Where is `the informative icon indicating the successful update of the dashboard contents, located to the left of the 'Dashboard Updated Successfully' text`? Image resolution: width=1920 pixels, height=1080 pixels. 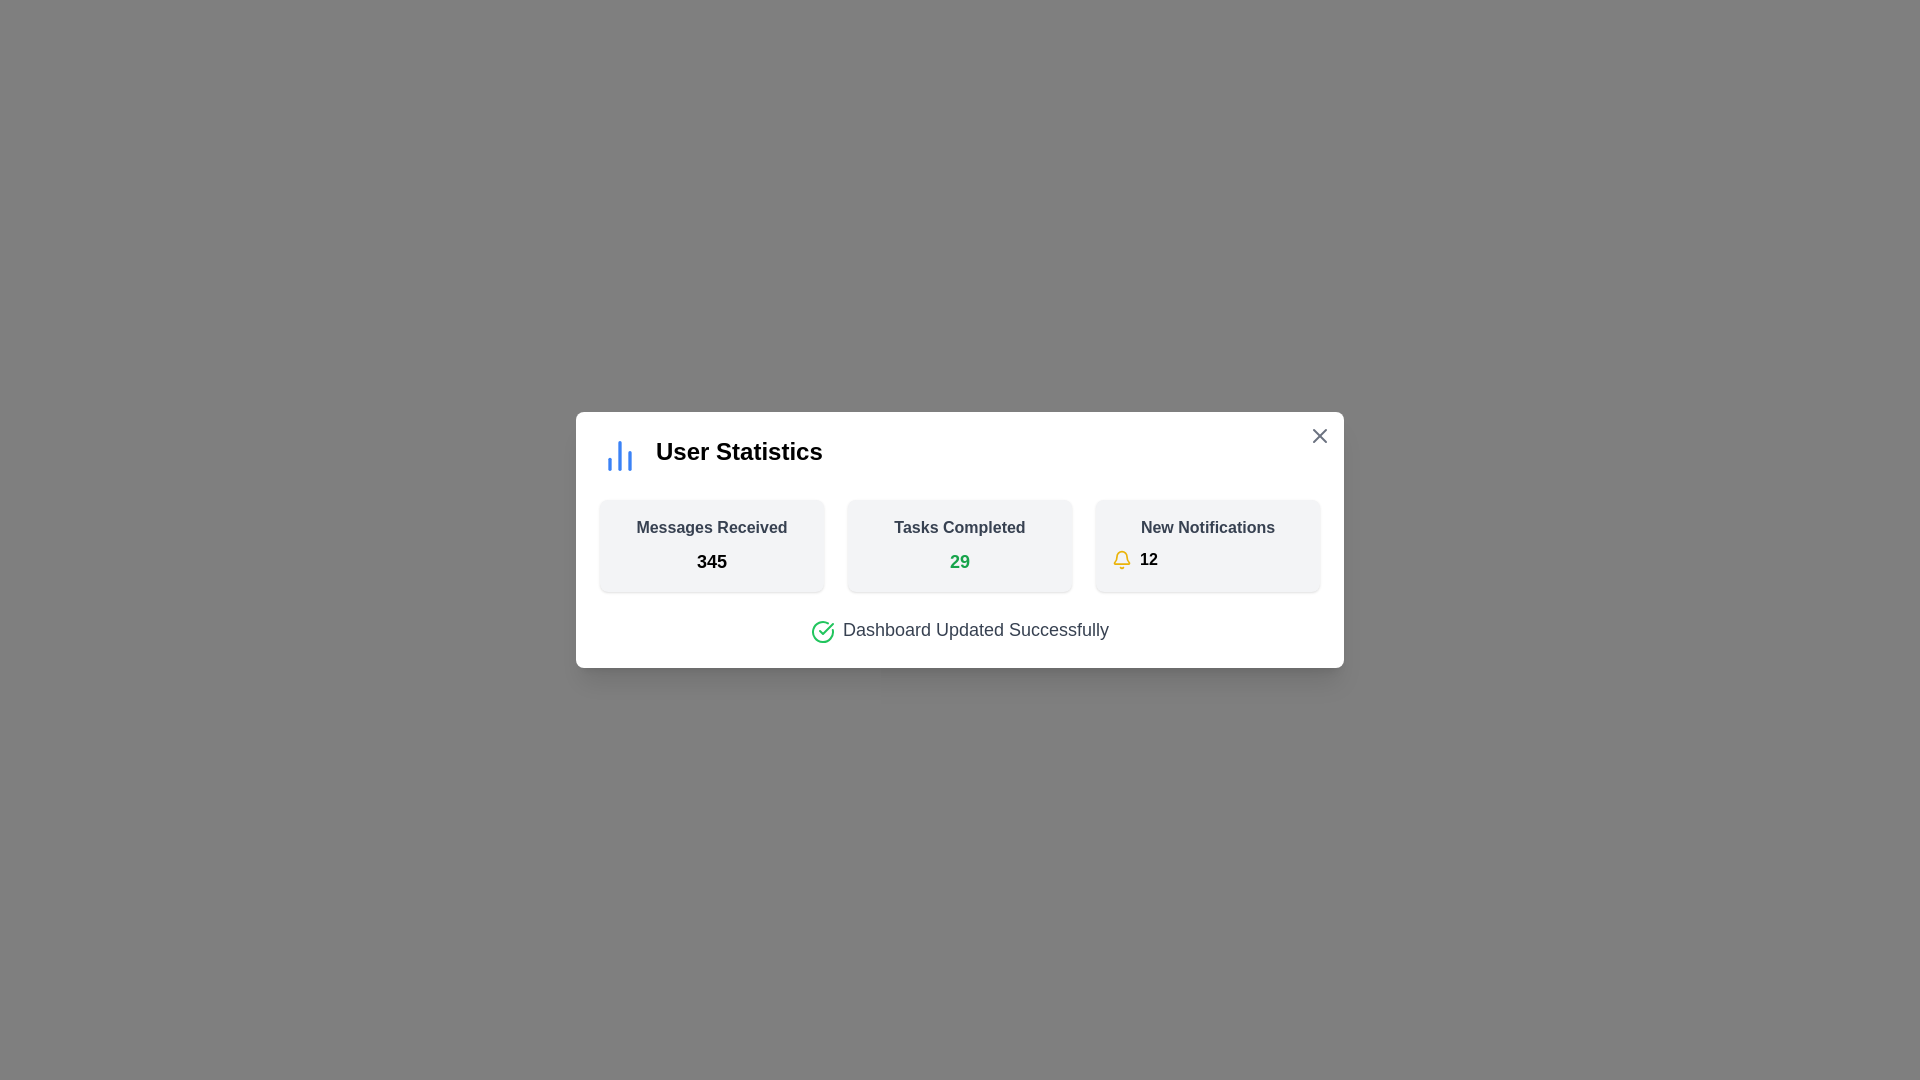 the informative icon indicating the successful update of the dashboard contents, located to the left of the 'Dashboard Updated Successfully' text is located at coordinates (822, 631).